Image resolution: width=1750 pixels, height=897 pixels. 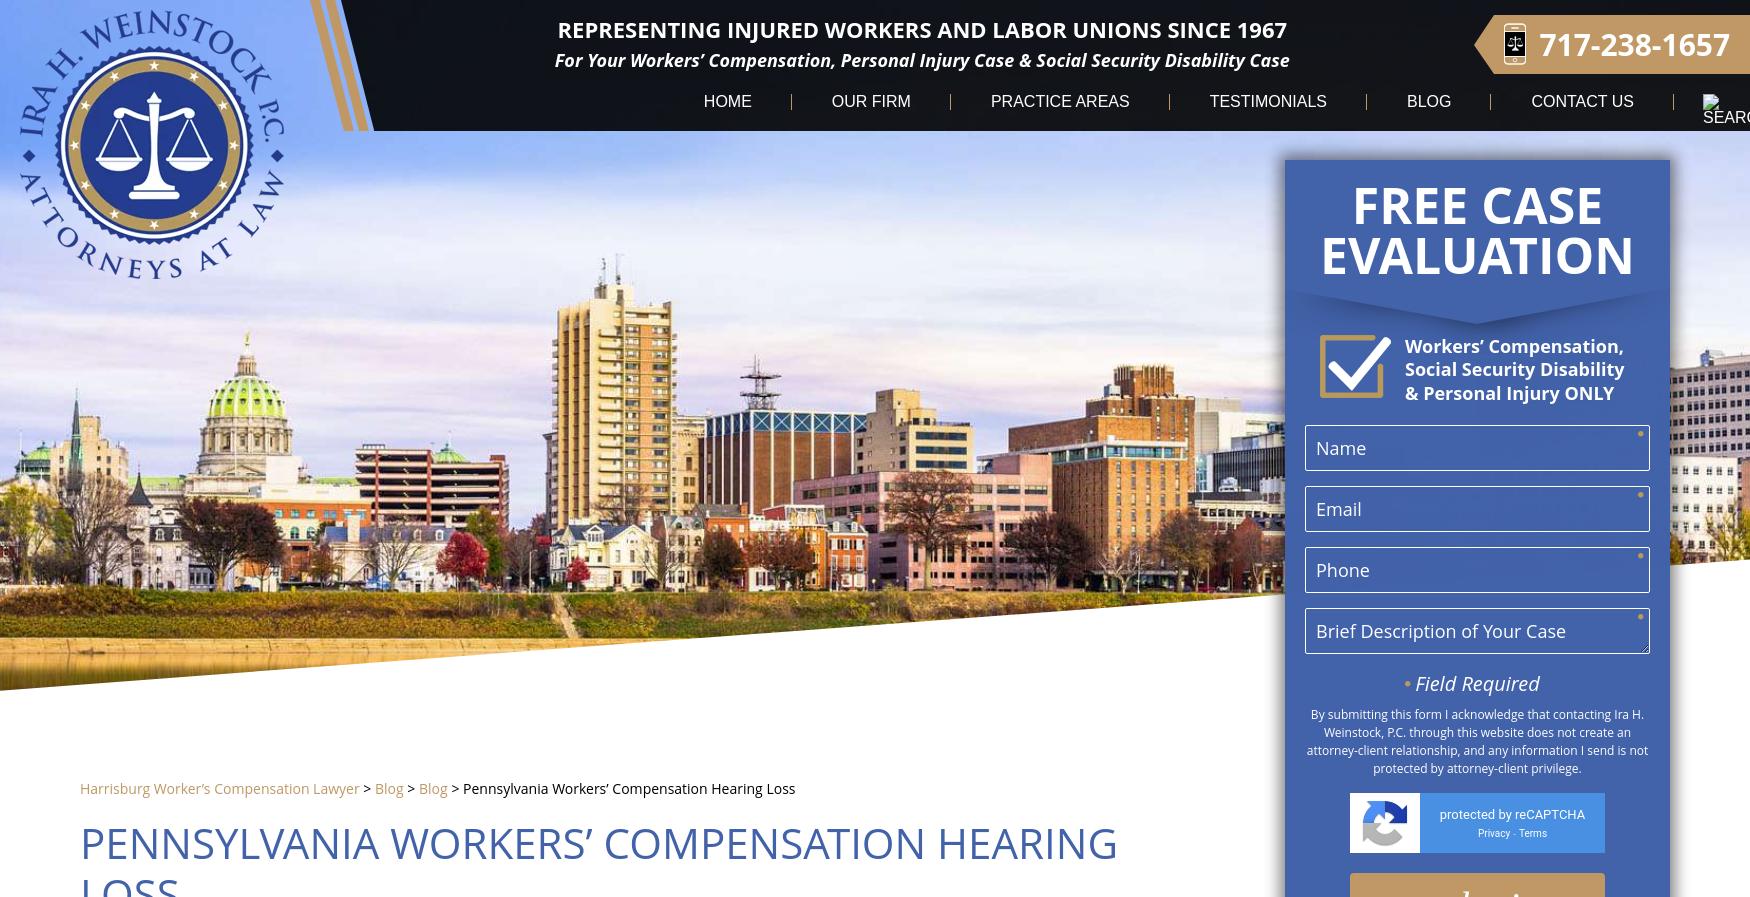 What do you see at coordinates (1511, 814) in the screenshot?
I see `'protected by reCAPTCHA'` at bounding box center [1511, 814].